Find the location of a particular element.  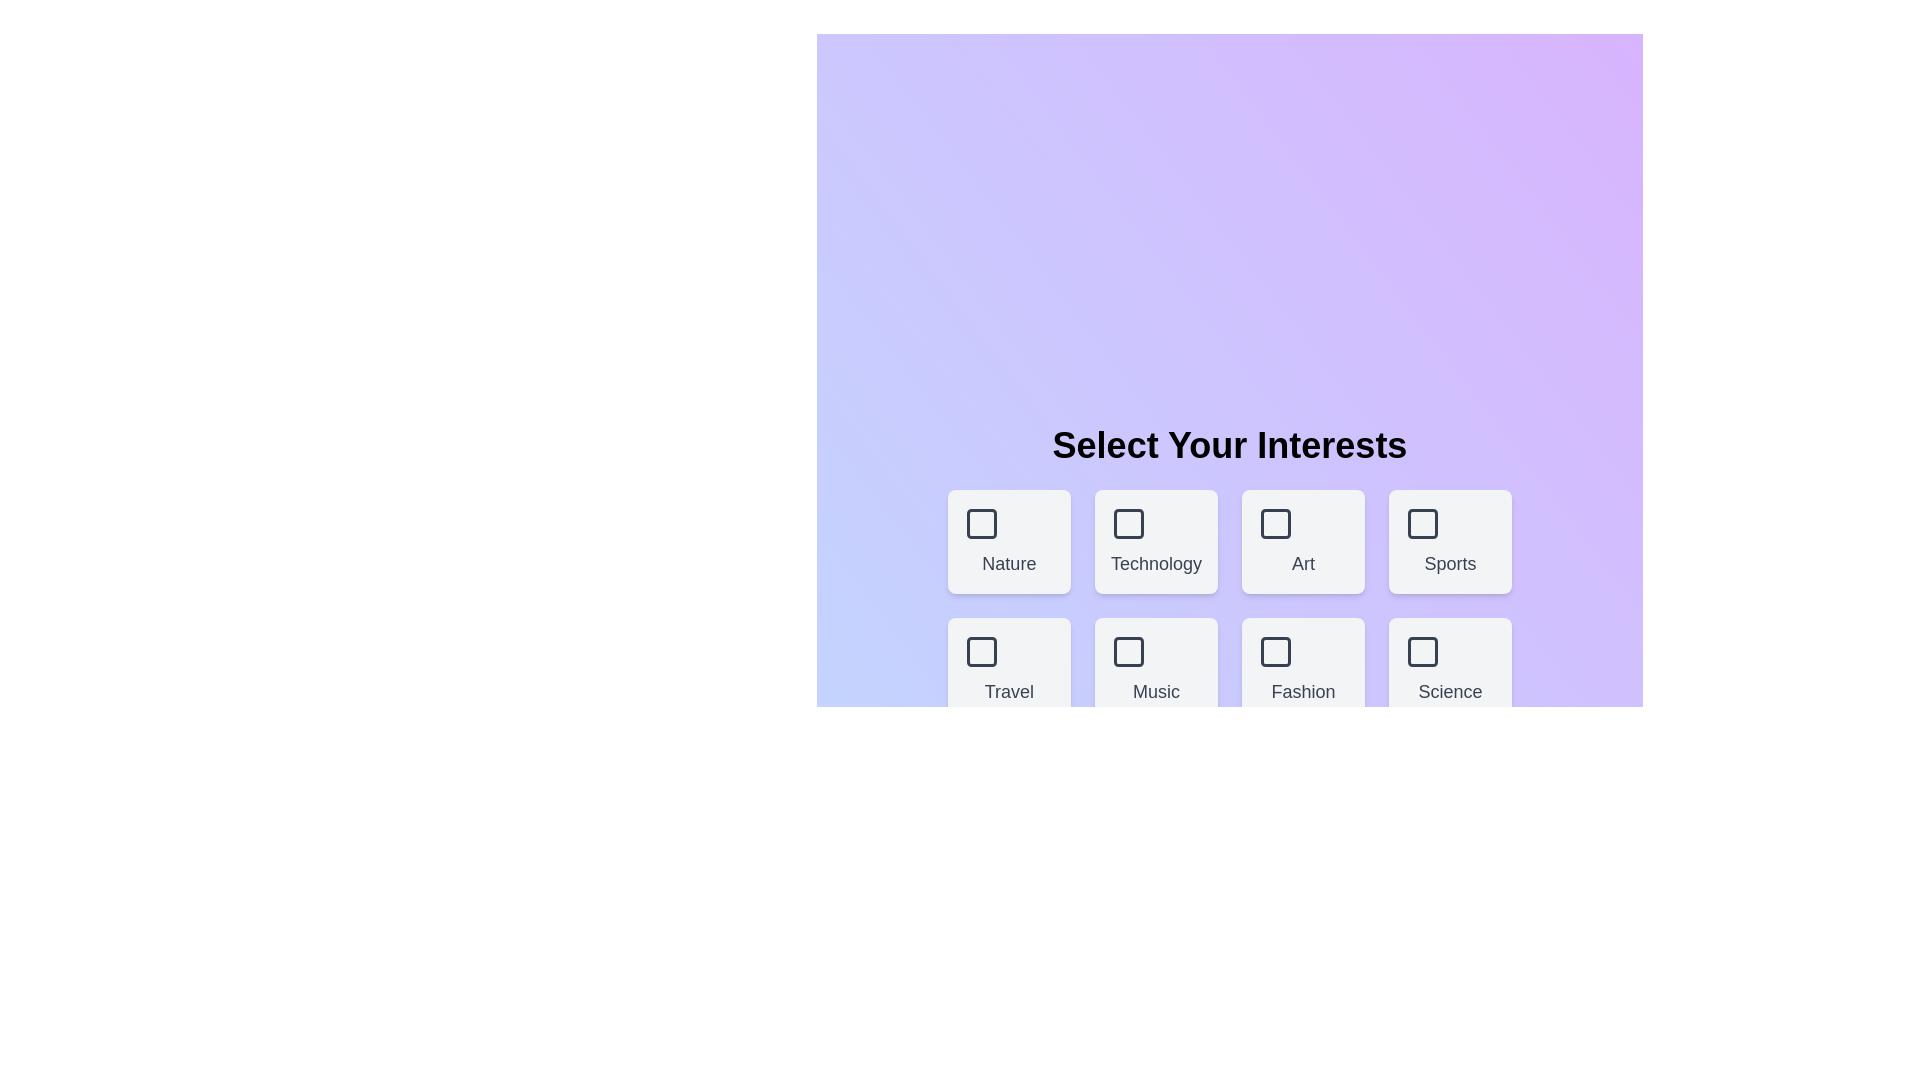

the box corresponding to the theme Art to select or deselect it is located at coordinates (1302, 542).